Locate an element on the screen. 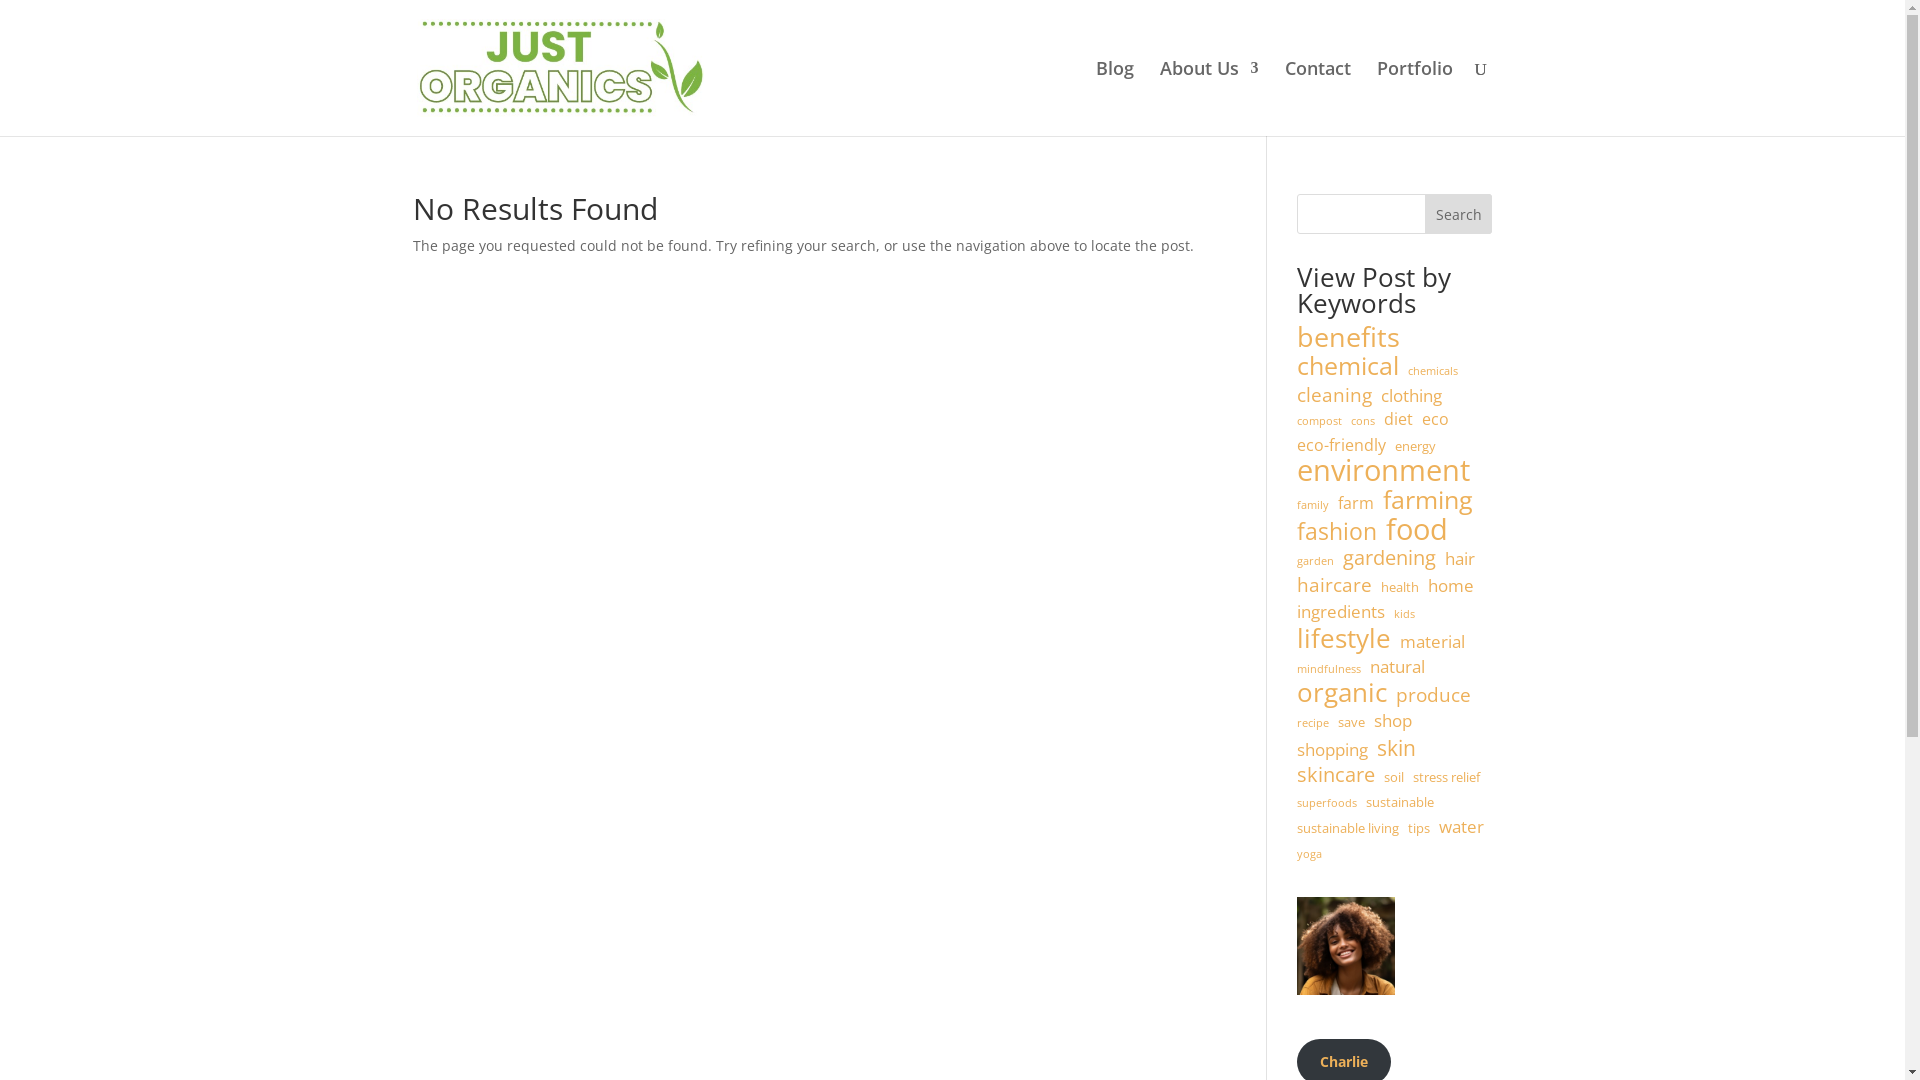  'About Us' is located at coordinates (1160, 98).